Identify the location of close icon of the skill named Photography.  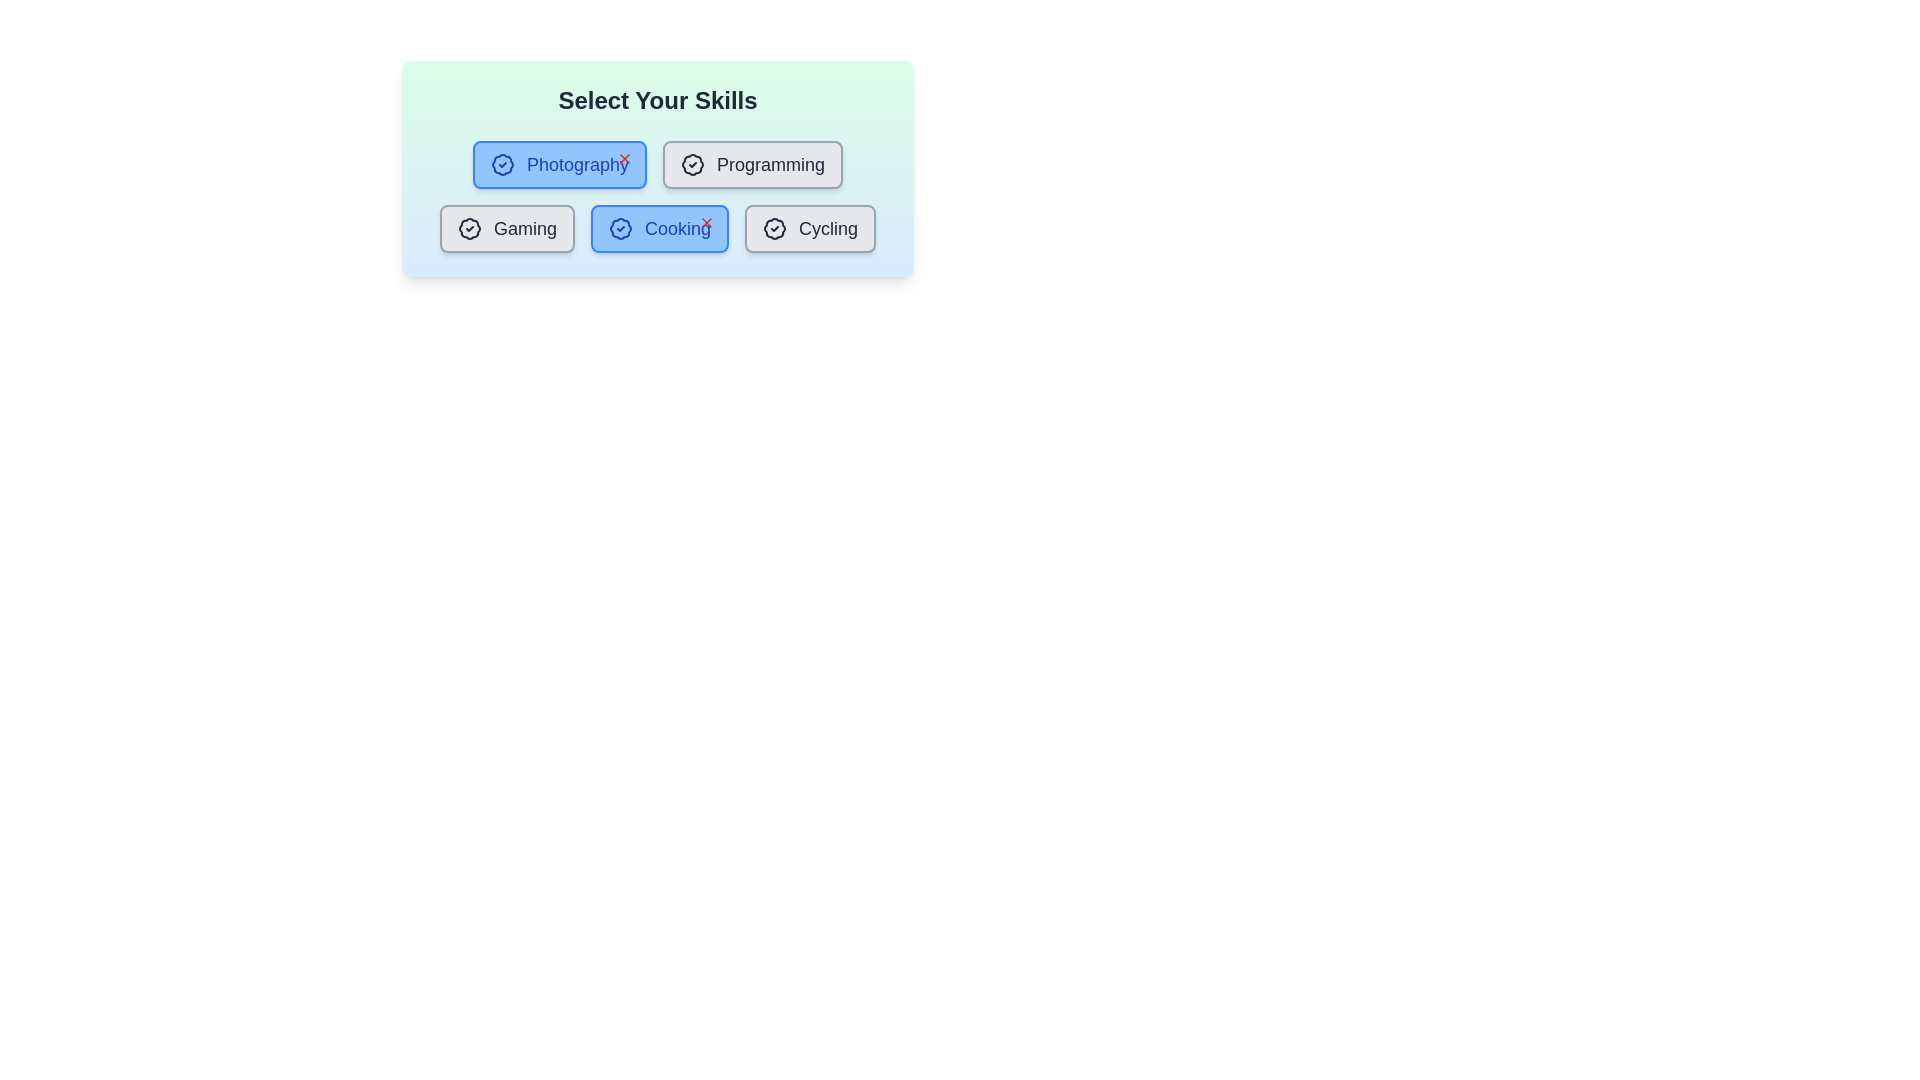
(623, 157).